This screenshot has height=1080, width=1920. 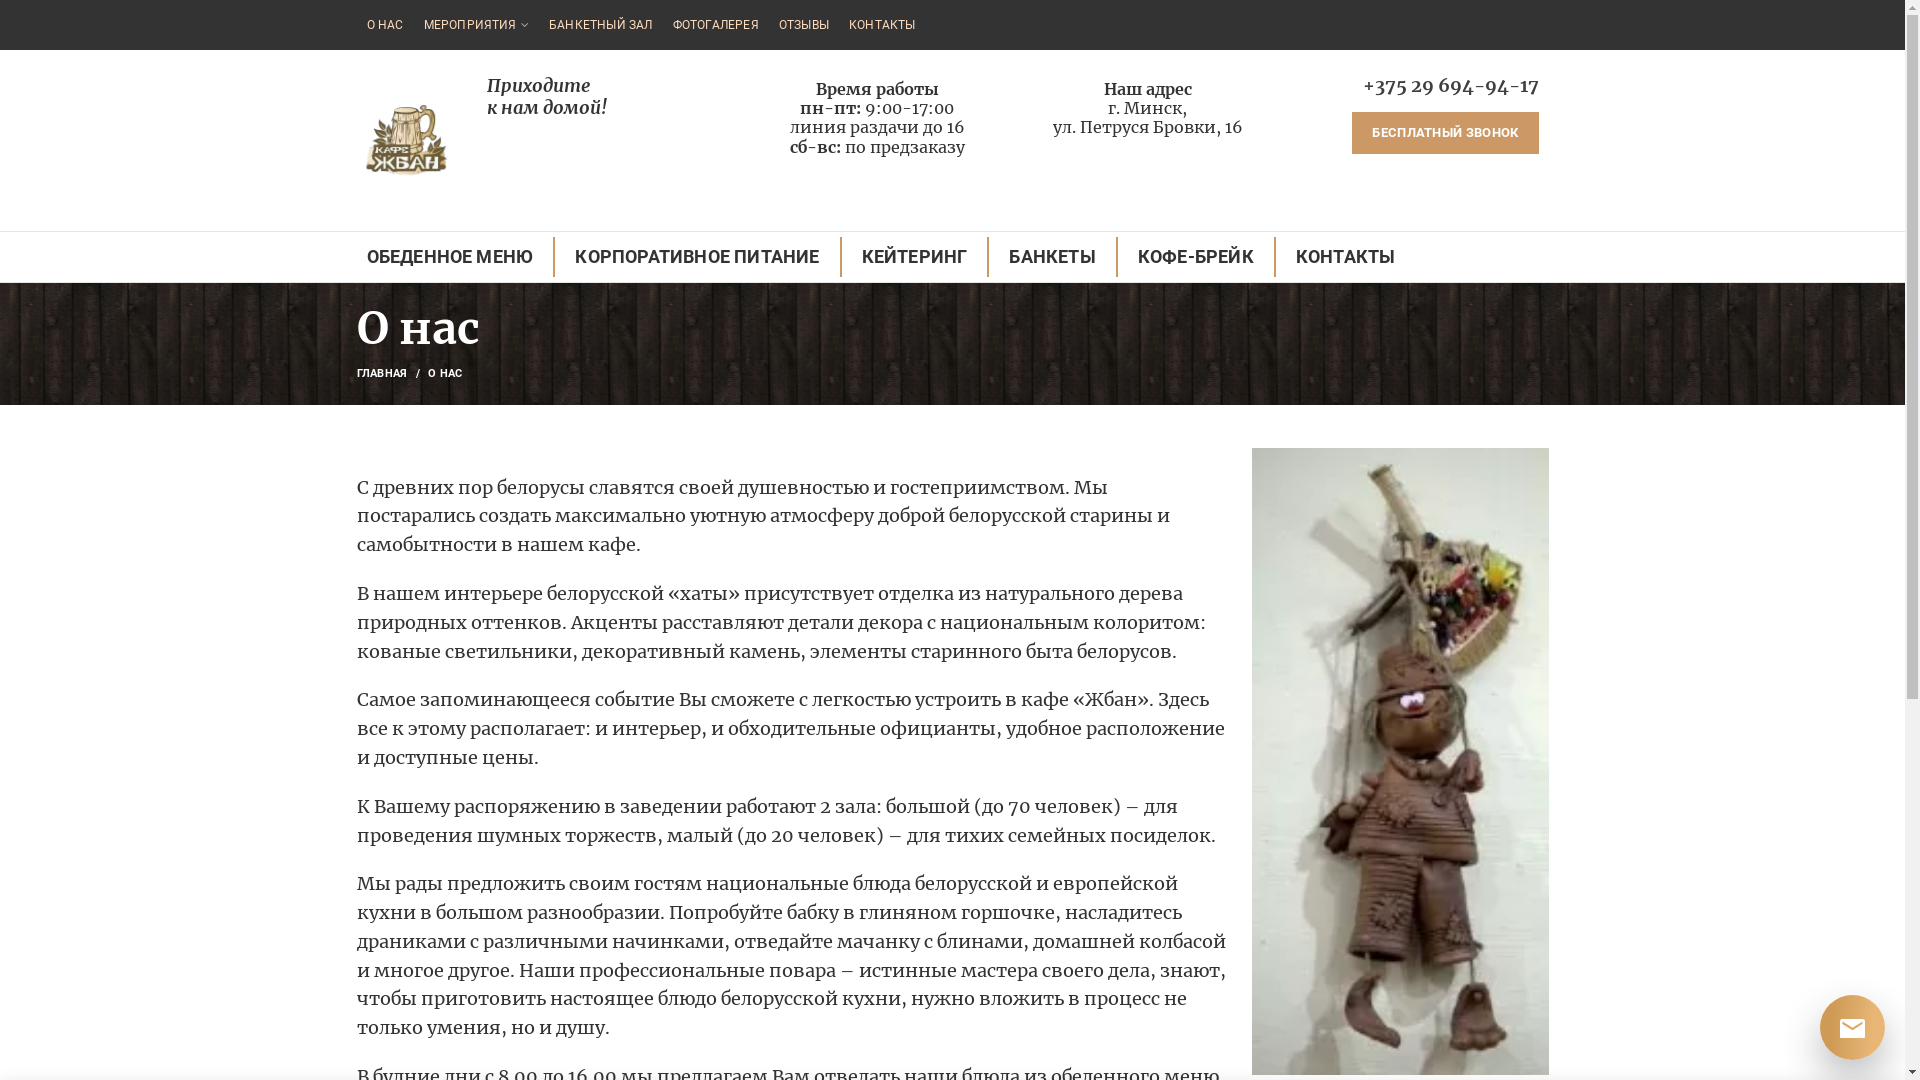 I want to click on '+375 29 694-94-17', so click(x=1449, y=84).